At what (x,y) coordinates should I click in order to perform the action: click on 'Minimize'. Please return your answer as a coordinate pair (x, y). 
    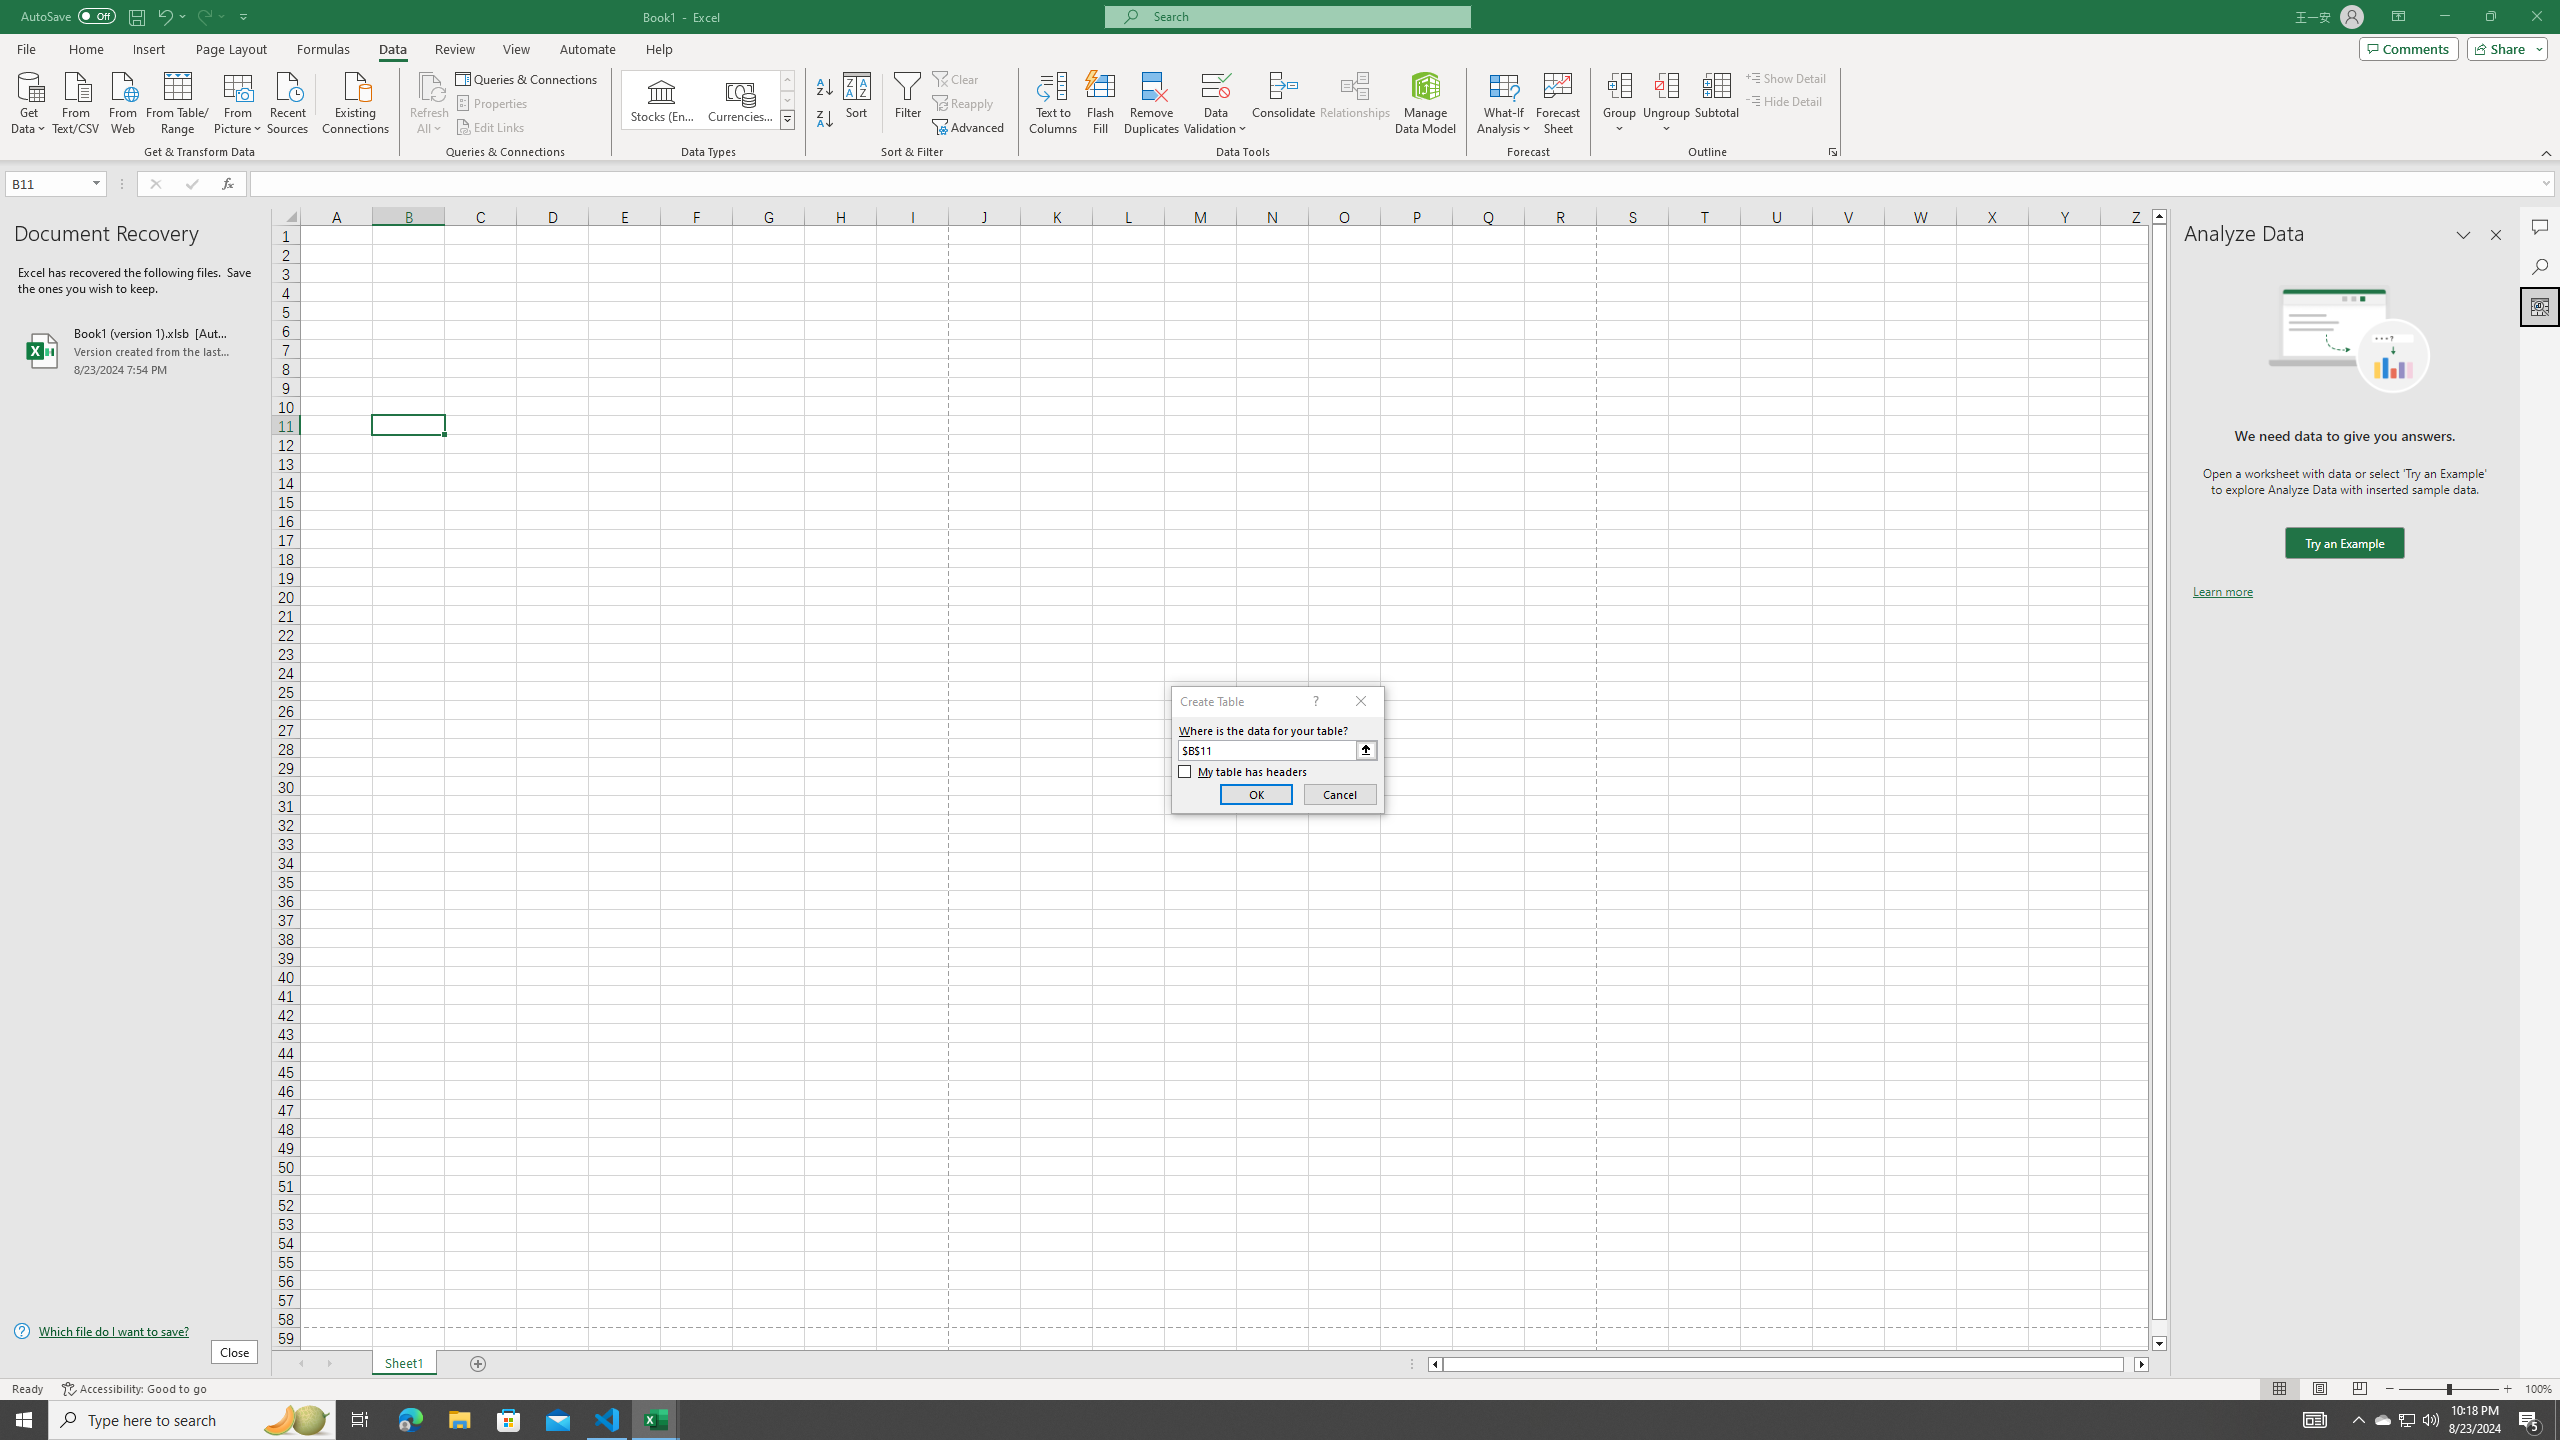
    Looking at the image, I should click on (2443, 16).